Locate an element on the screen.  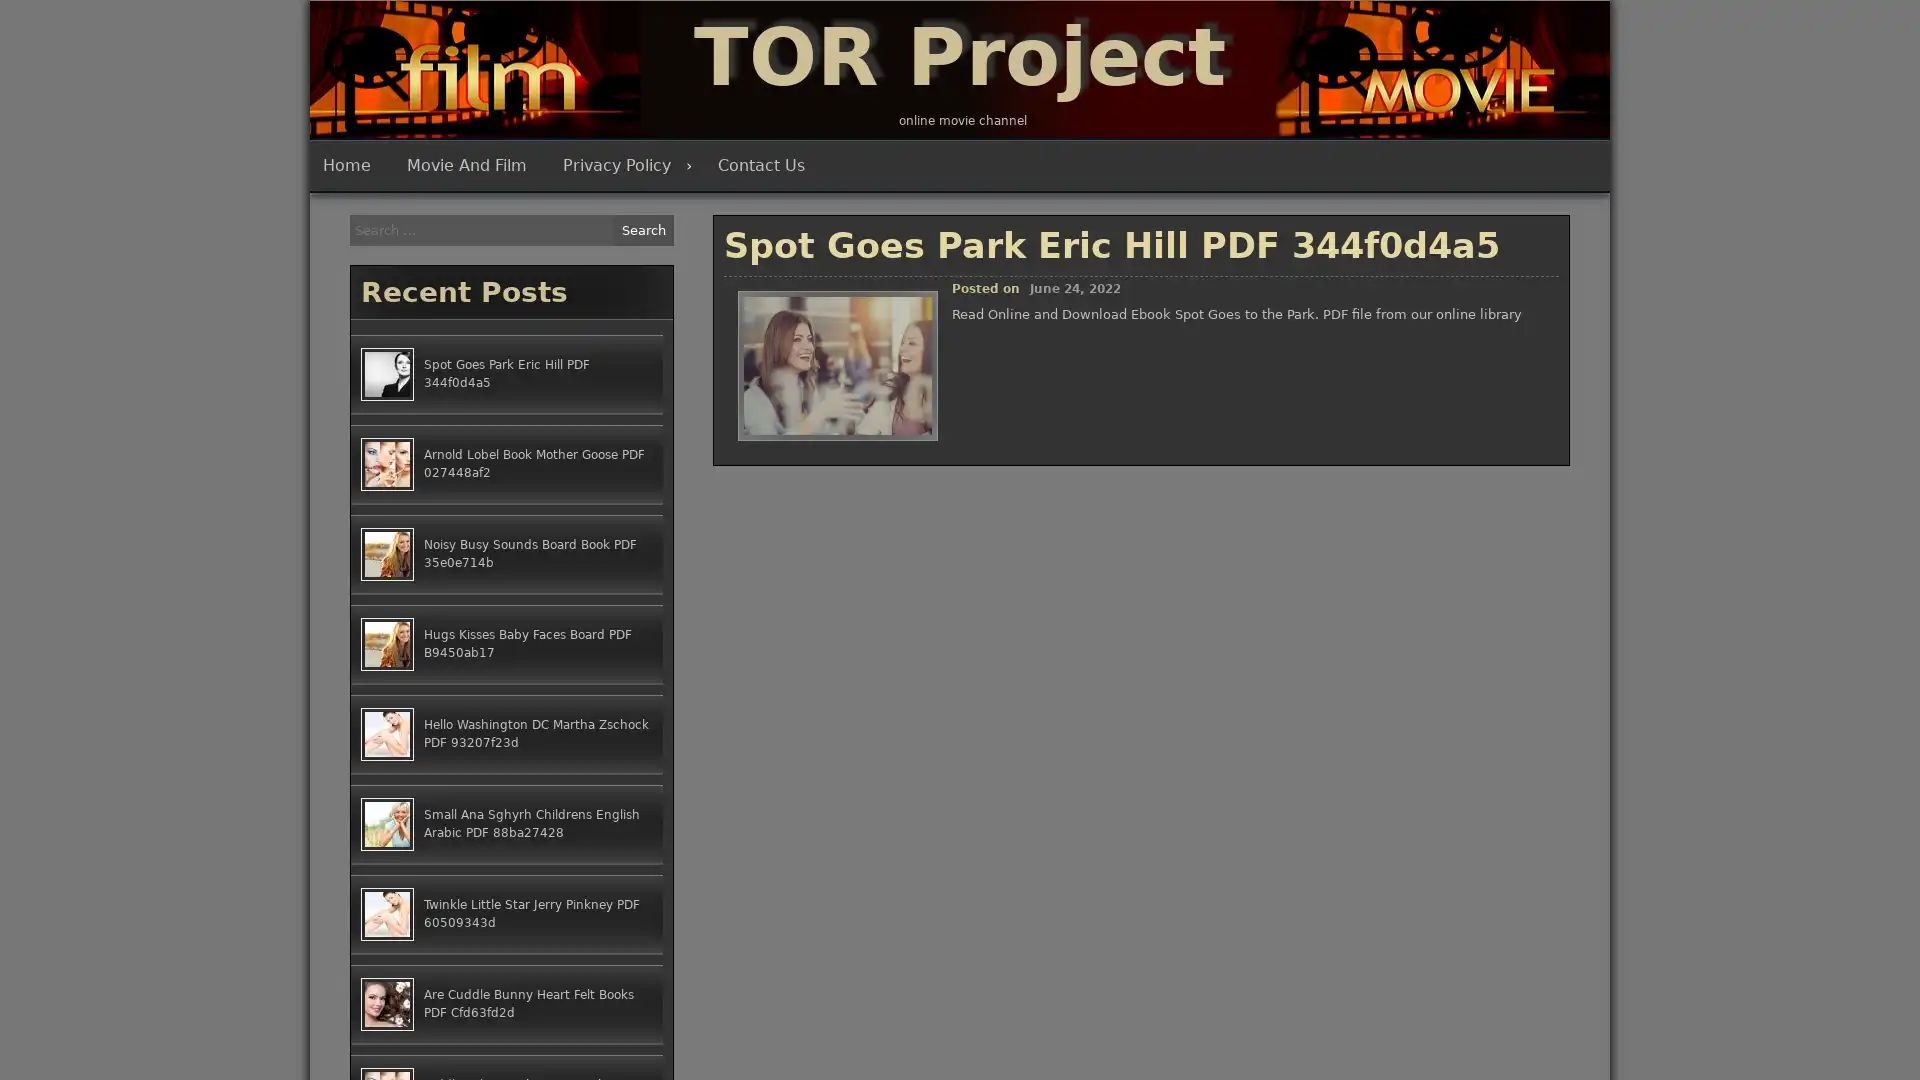
Search is located at coordinates (643, 229).